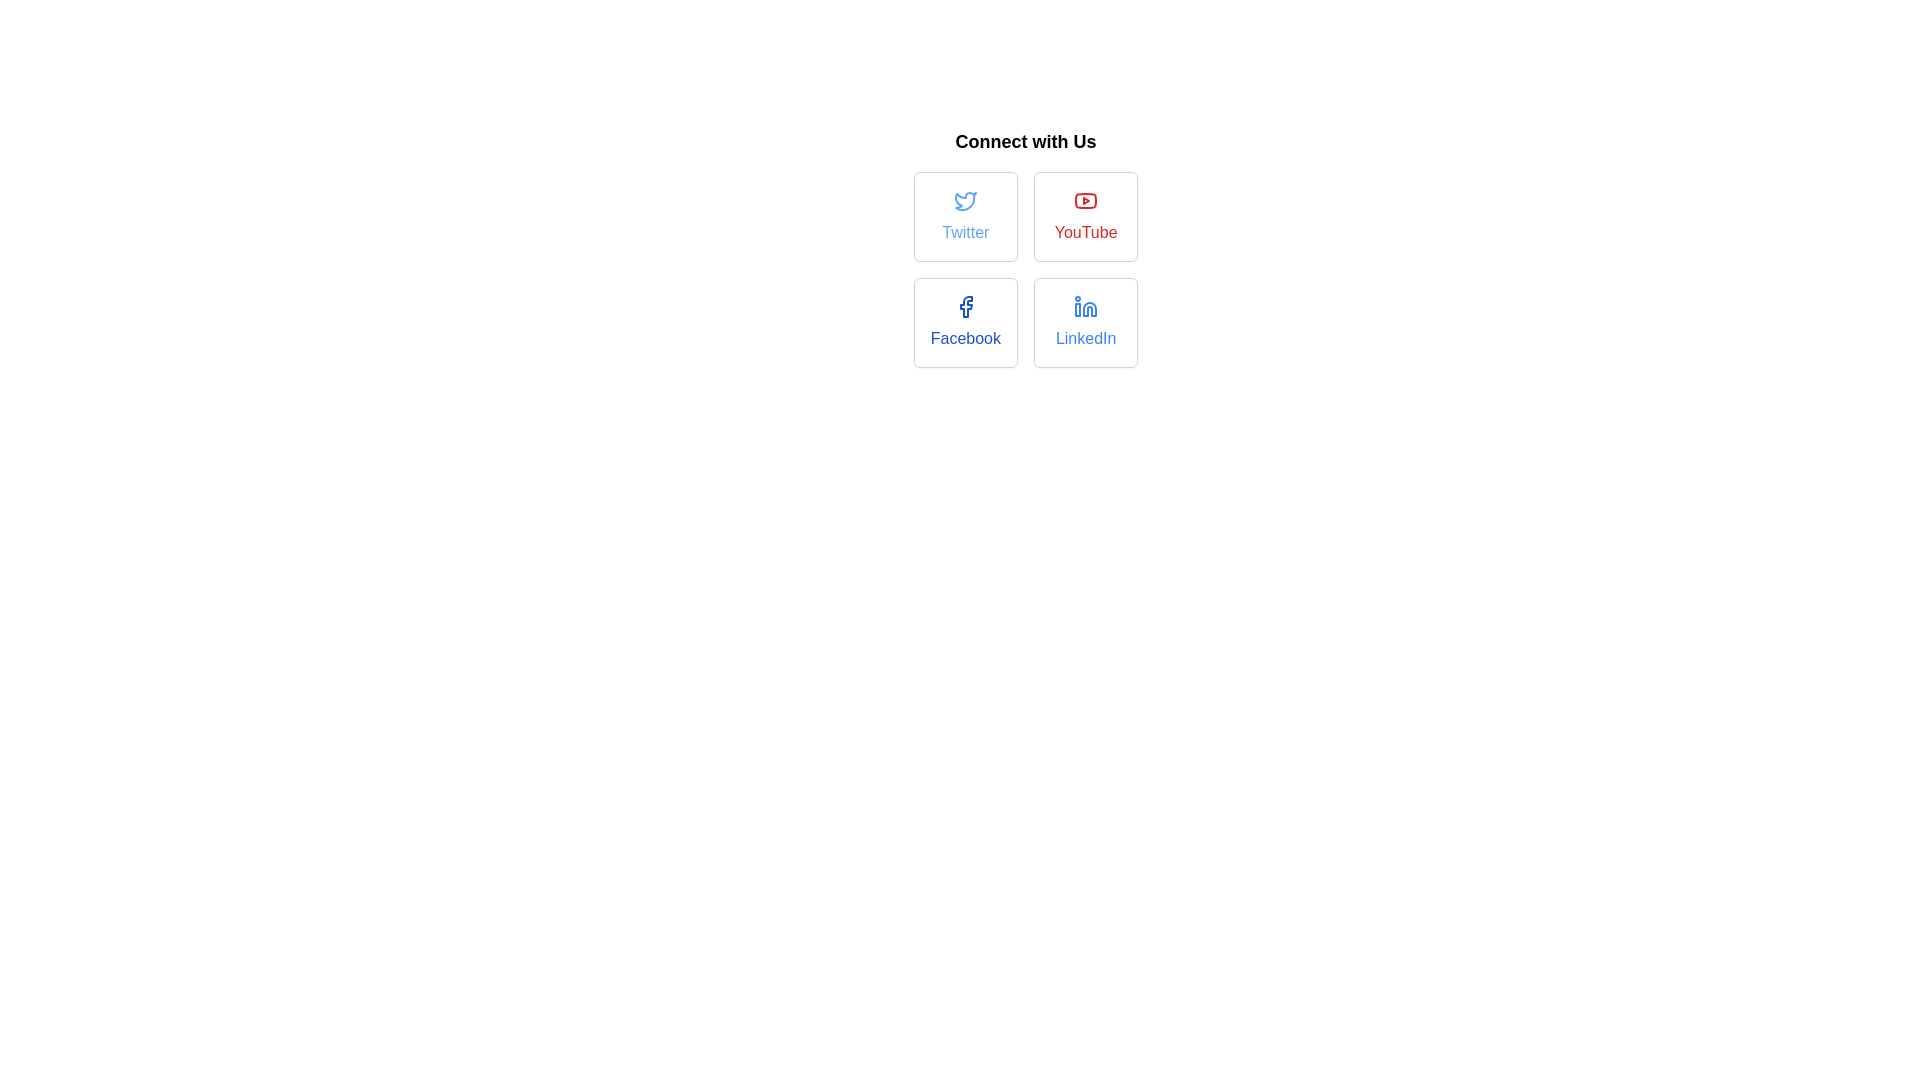 The height and width of the screenshot is (1080, 1920). Describe the element at coordinates (1077, 309) in the screenshot. I see `the small vertical blue rectangle that is part of the LinkedIn icon located in the lower right corner of the social media icons under 'Connect with Us'` at that location.